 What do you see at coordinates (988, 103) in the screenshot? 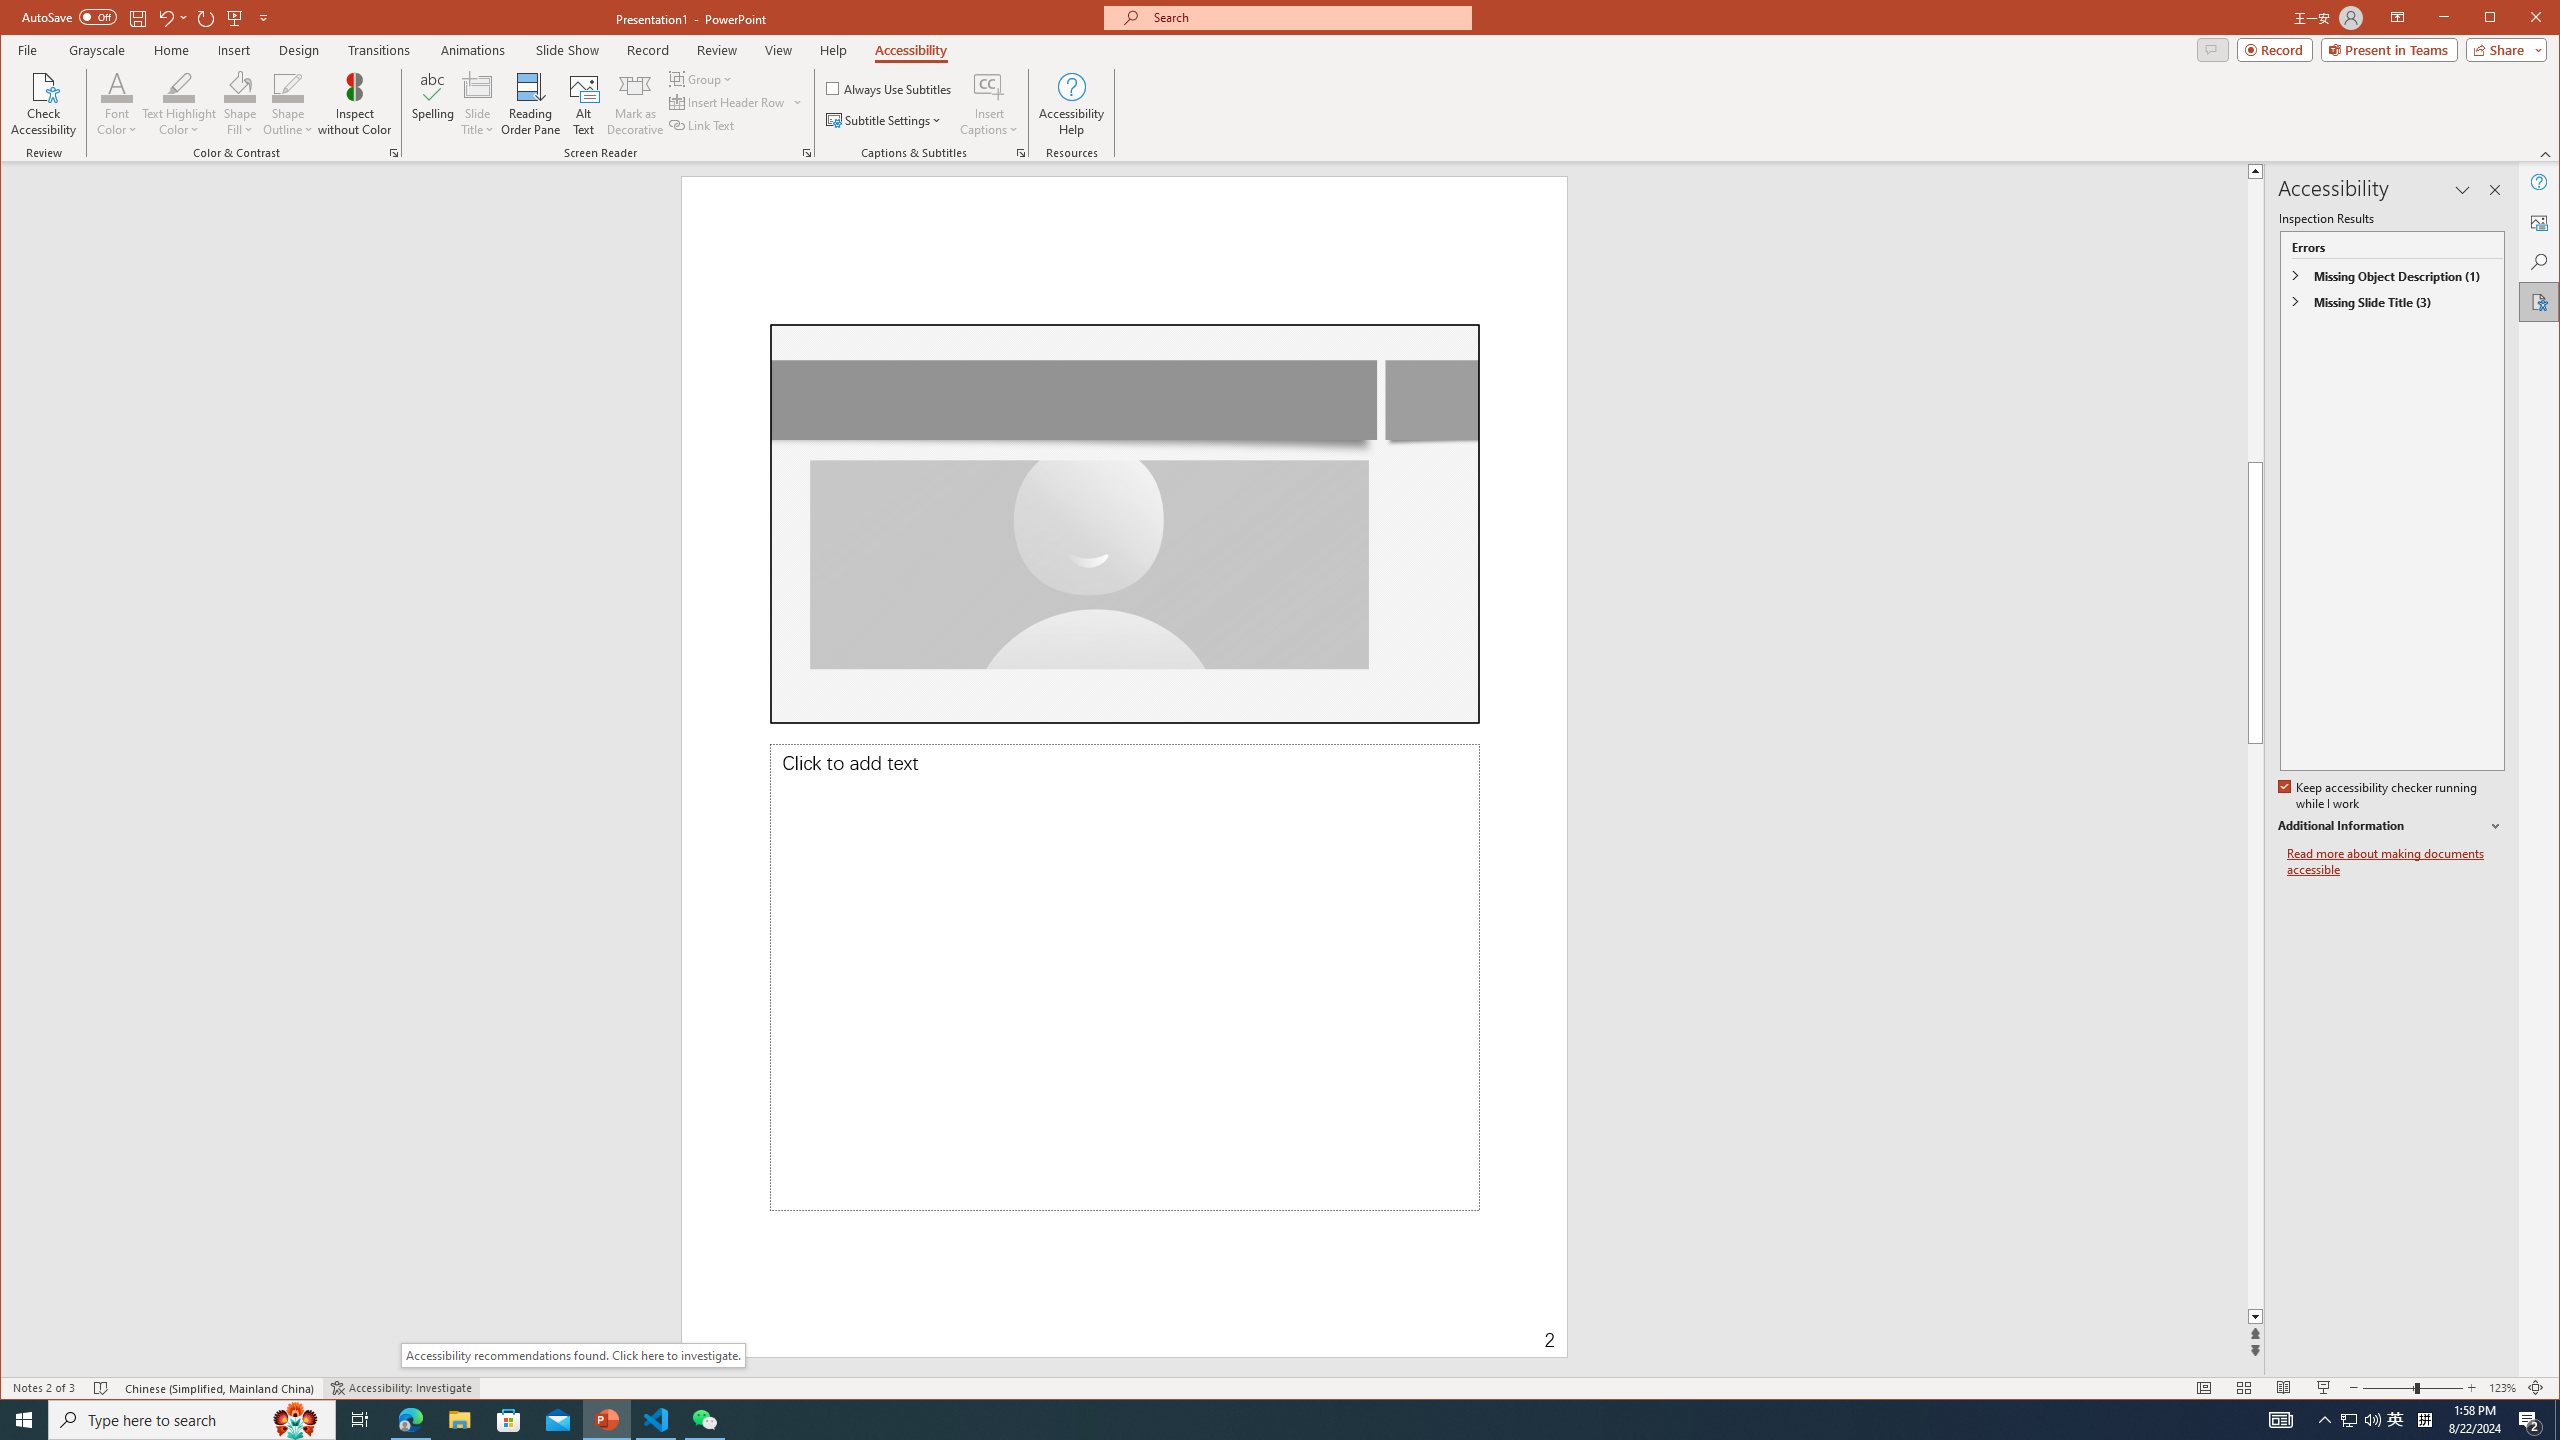
I see `'Insert Captions'` at bounding box center [988, 103].